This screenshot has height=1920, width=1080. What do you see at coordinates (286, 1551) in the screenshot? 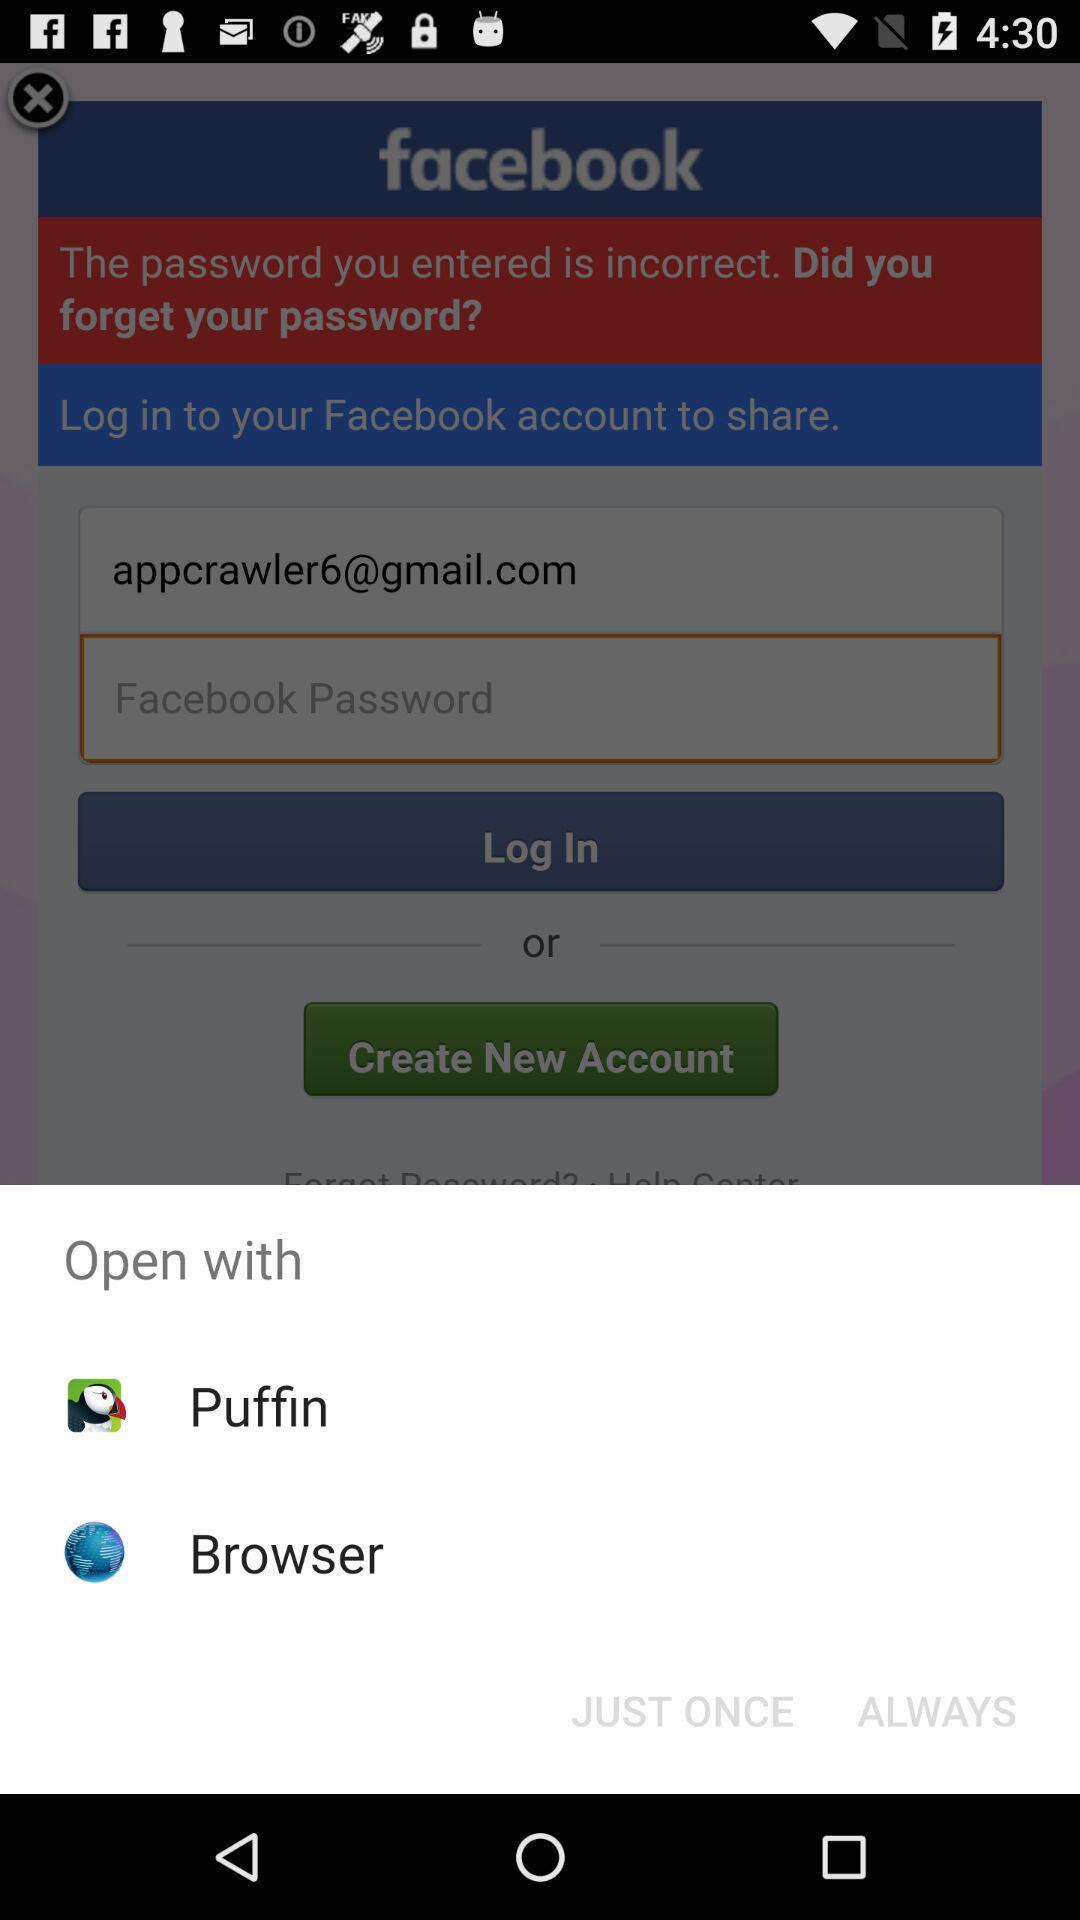
I see `browser app` at bounding box center [286, 1551].